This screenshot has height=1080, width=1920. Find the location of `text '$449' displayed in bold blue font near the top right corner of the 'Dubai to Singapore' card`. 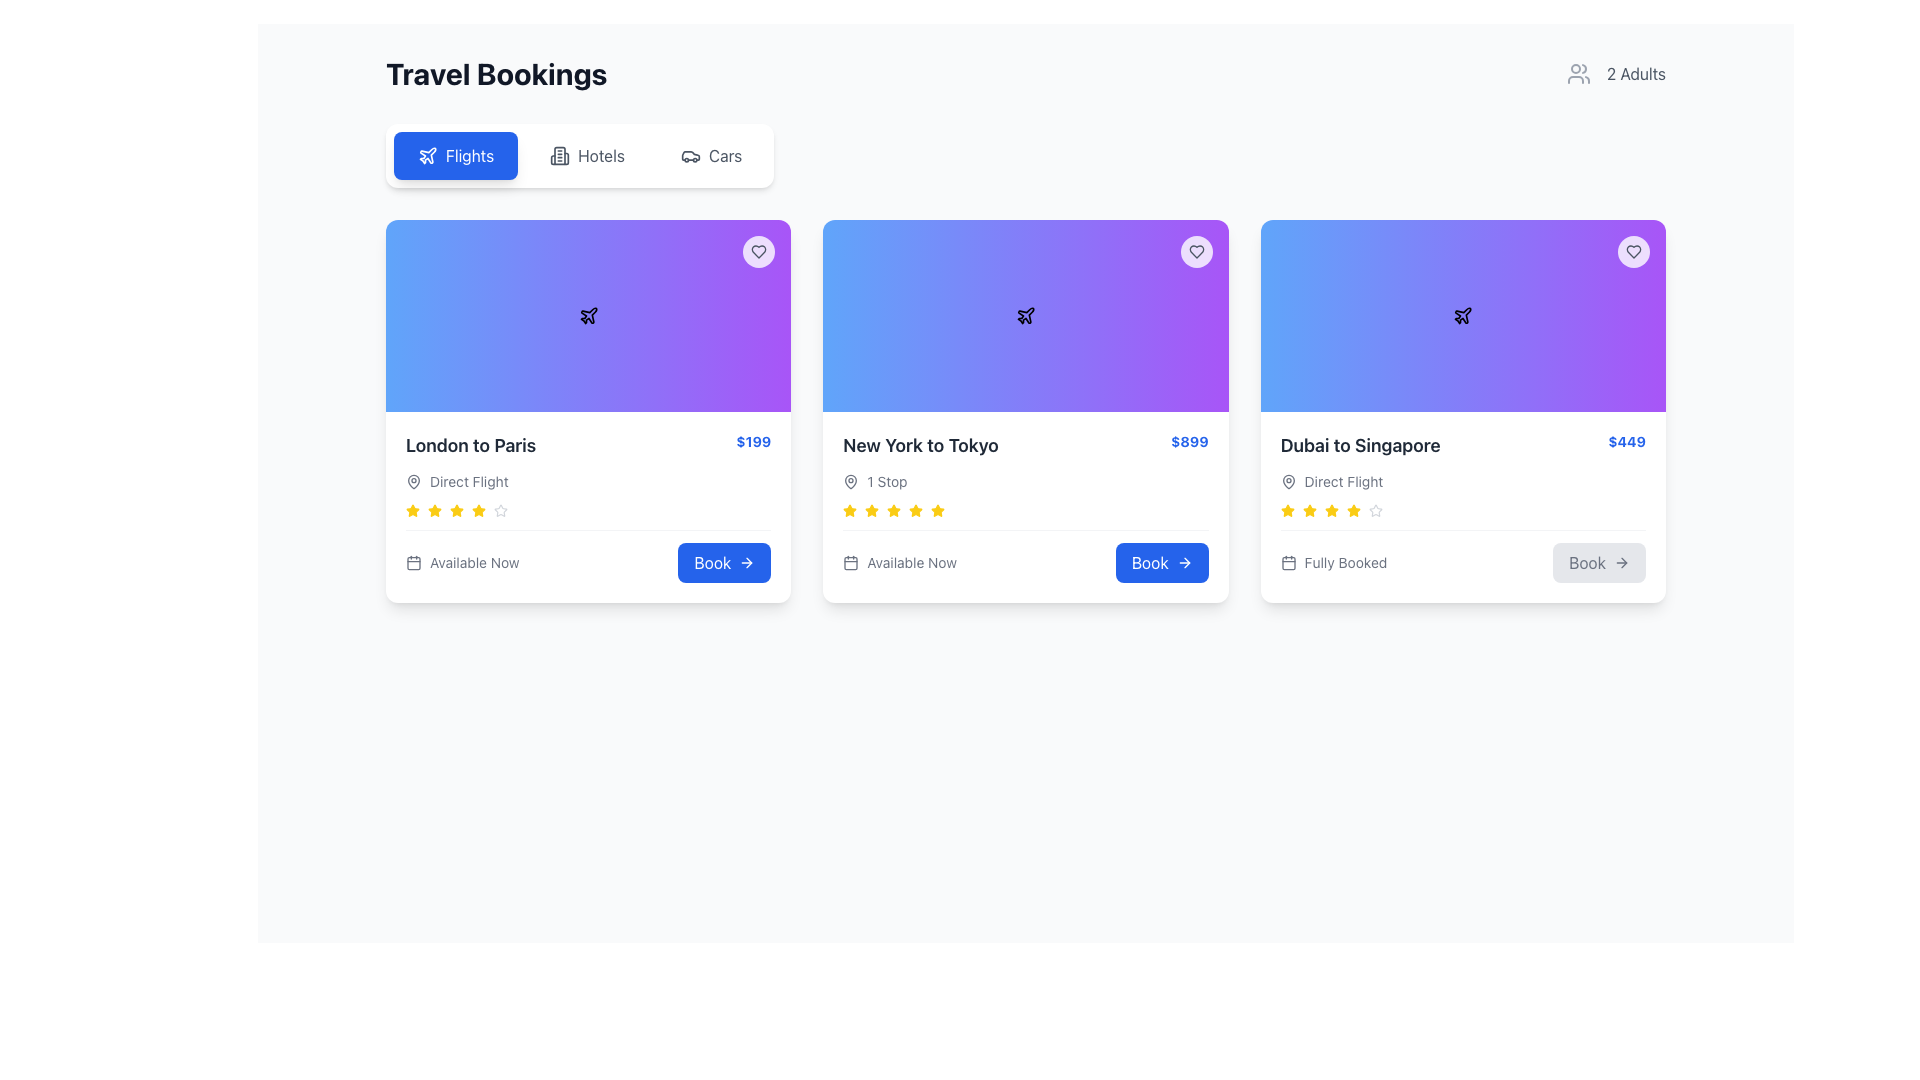

text '$449' displayed in bold blue font near the top right corner of the 'Dubai to Singapore' card is located at coordinates (1627, 441).